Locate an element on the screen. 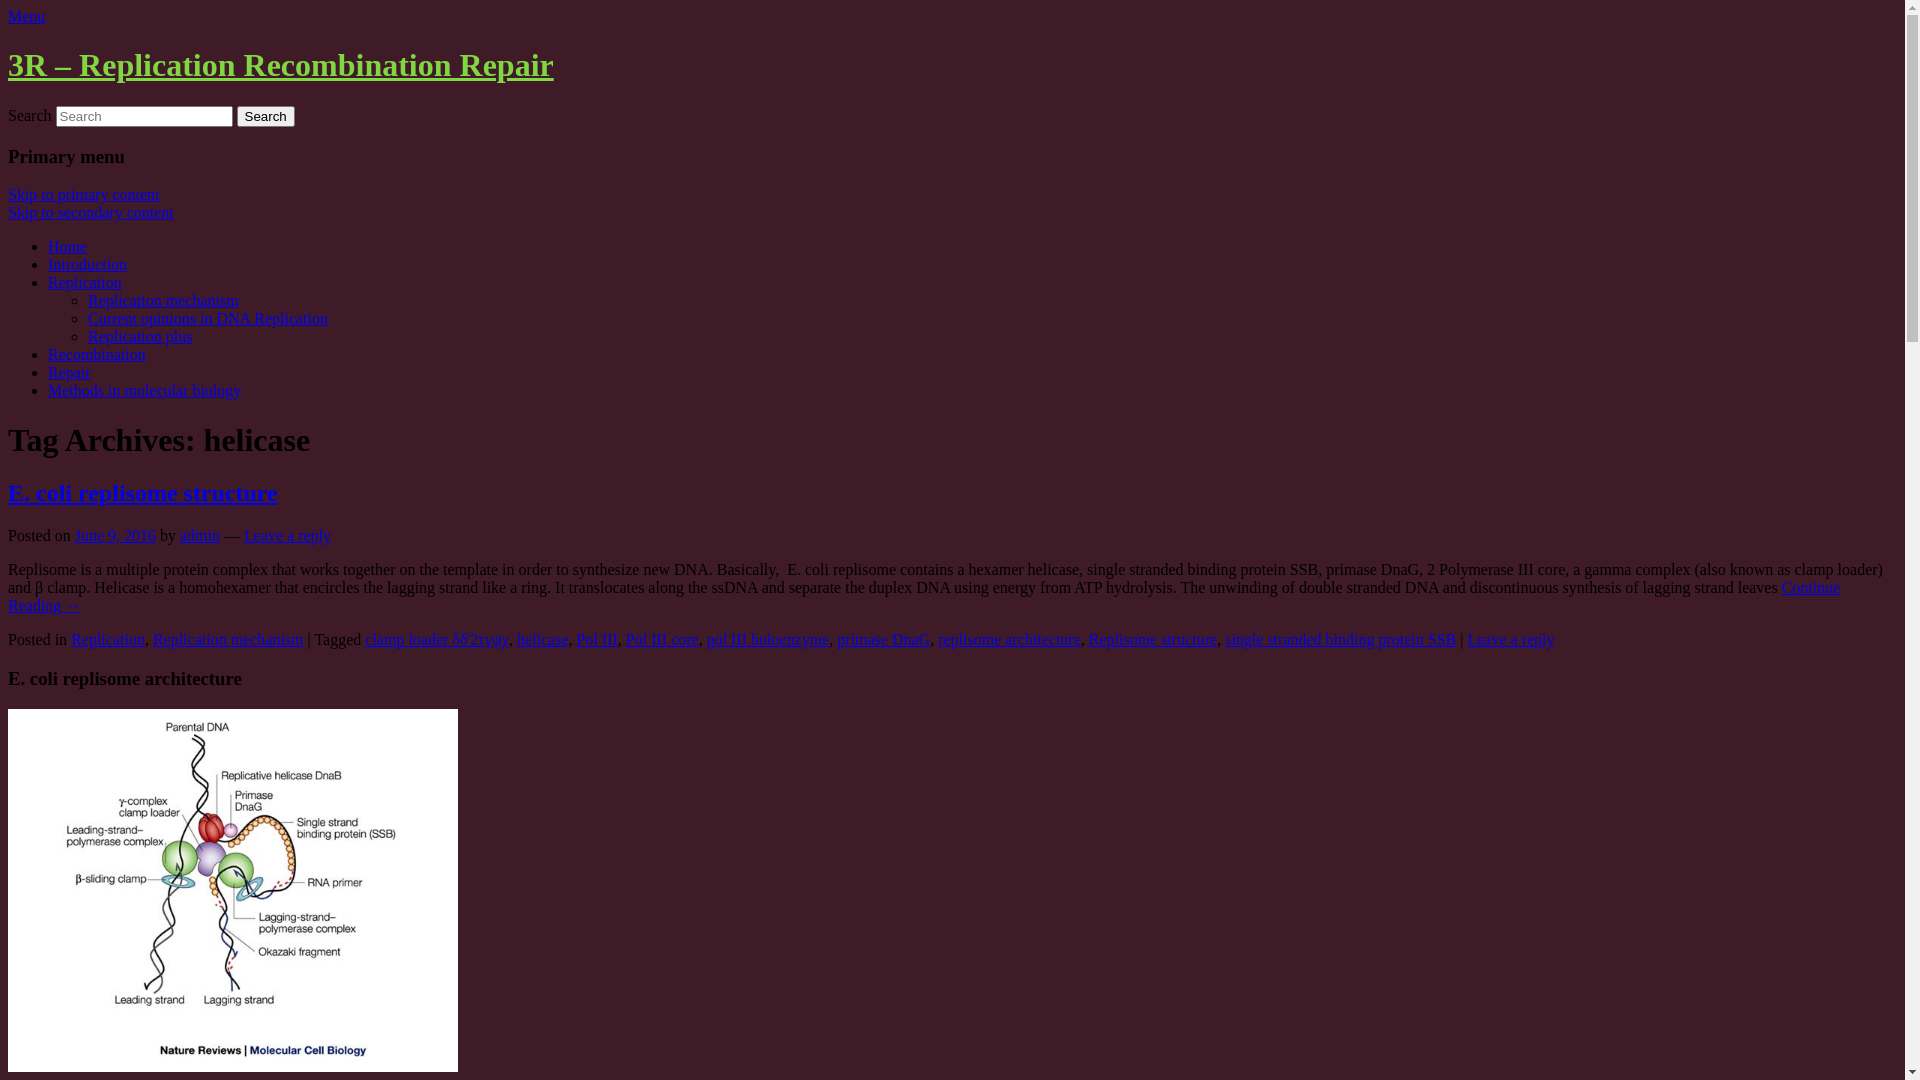 Image resolution: width=1920 pixels, height=1080 pixels. 'pol III holoenzyme' is located at coordinates (767, 639).